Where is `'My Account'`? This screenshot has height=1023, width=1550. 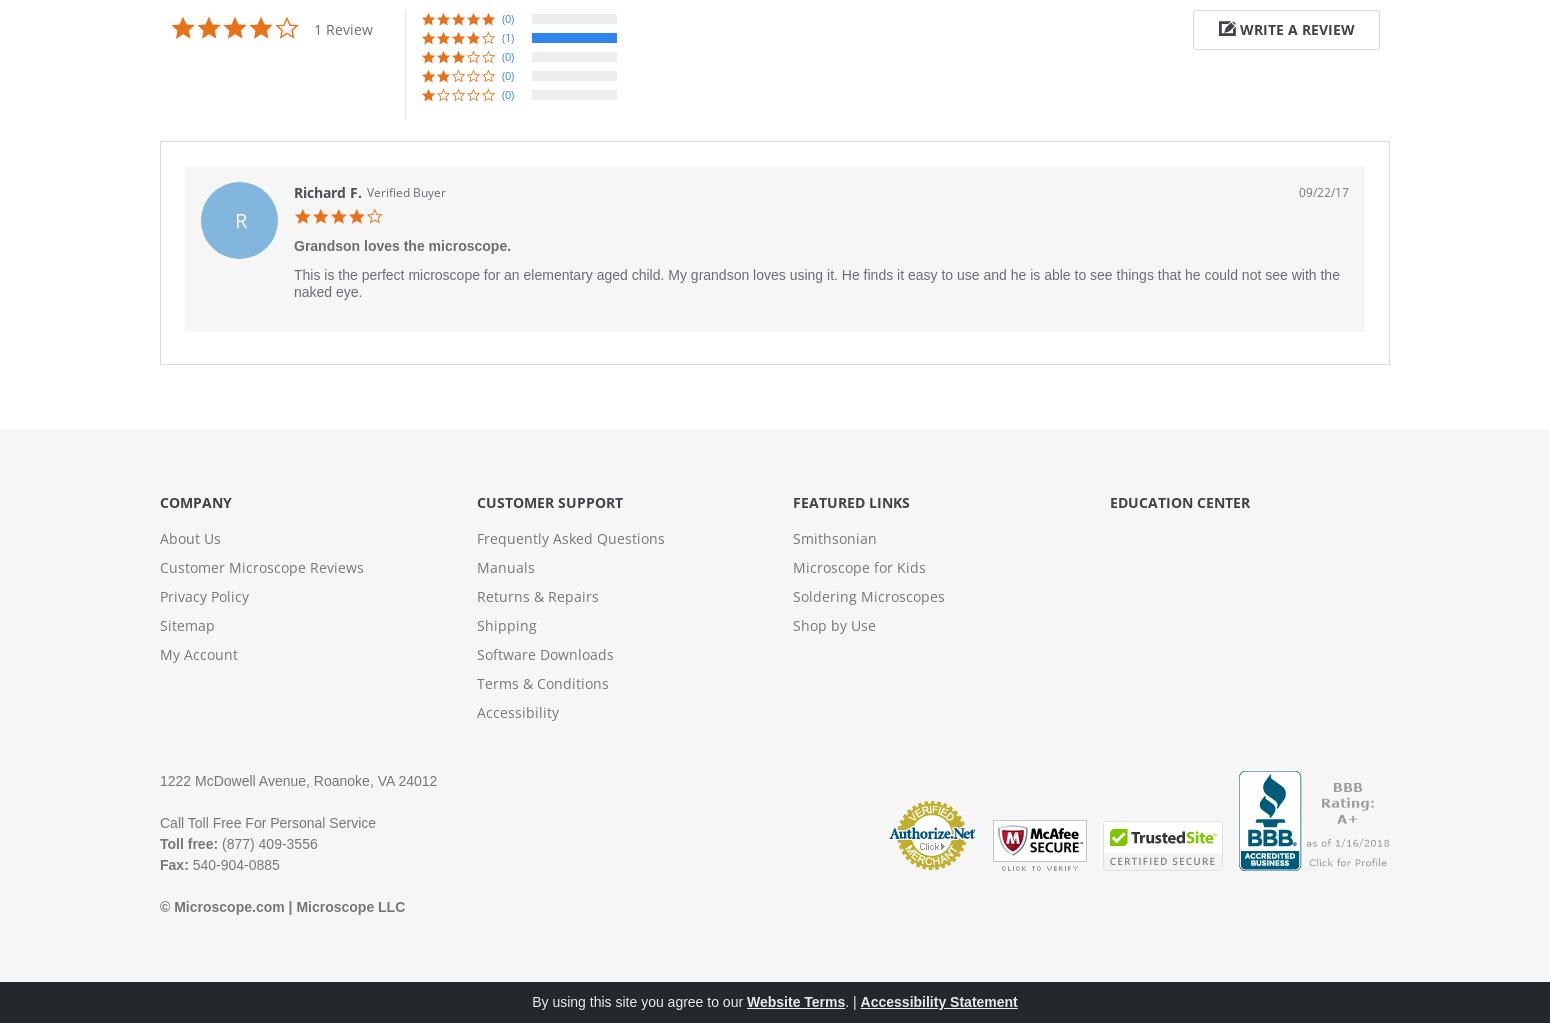
'My Account' is located at coordinates (158, 654).